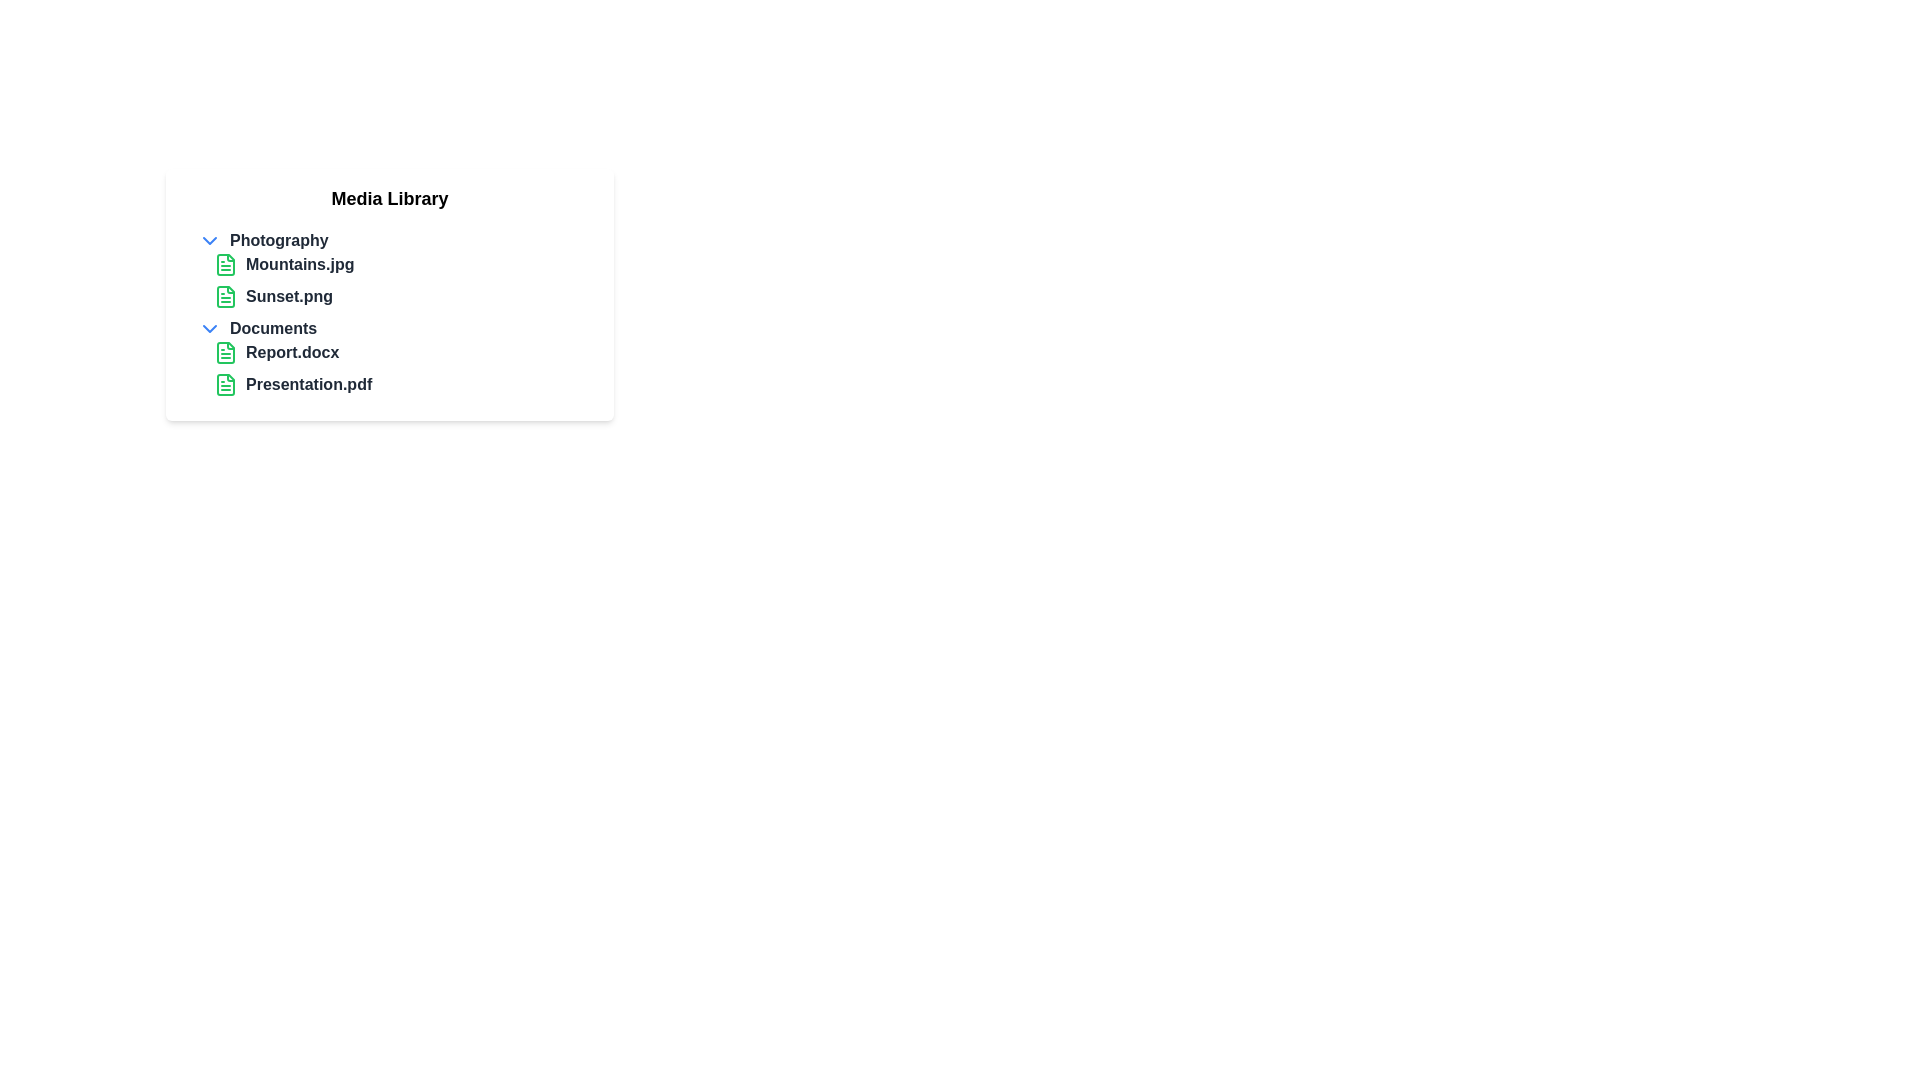 The height and width of the screenshot is (1080, 1920). I want to click on the 'Photography' text label to expand or collapse the category, so click(278, 239).